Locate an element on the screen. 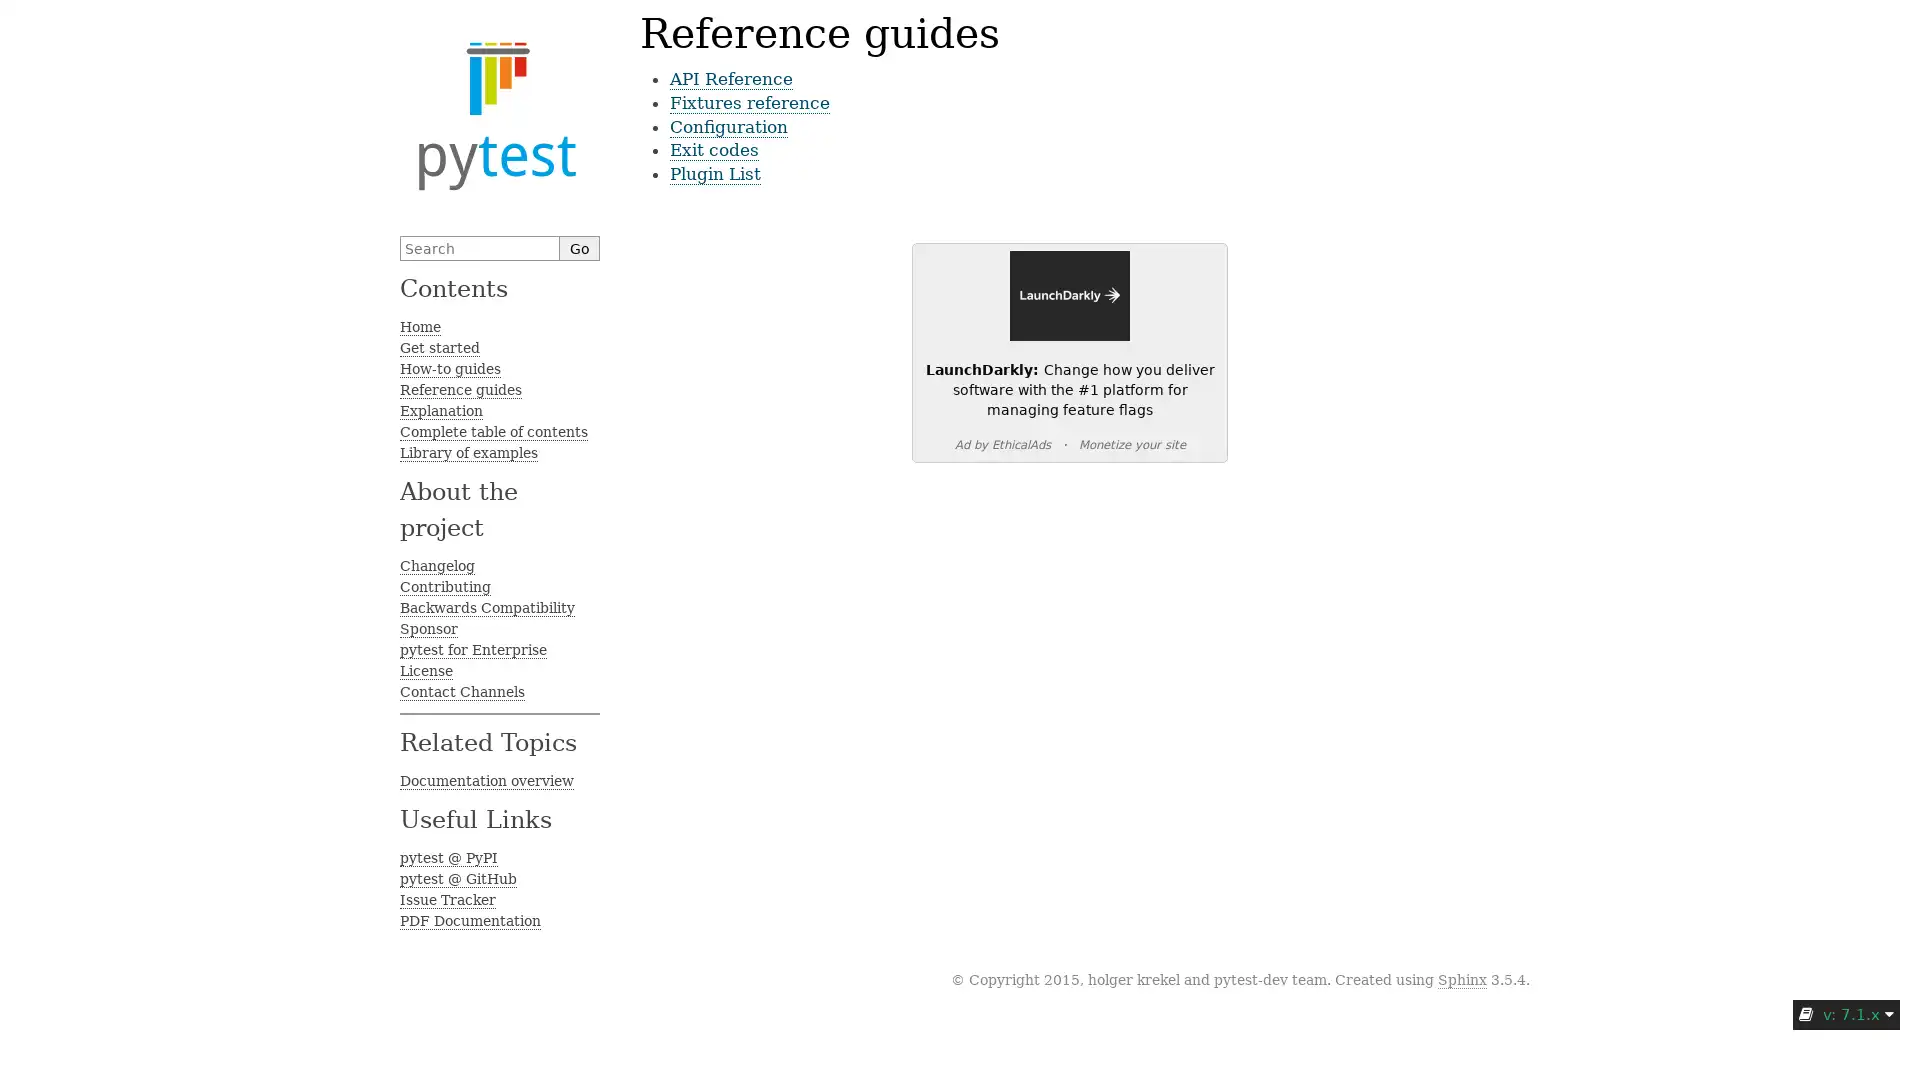  Go is located at coordinates (579, 247).